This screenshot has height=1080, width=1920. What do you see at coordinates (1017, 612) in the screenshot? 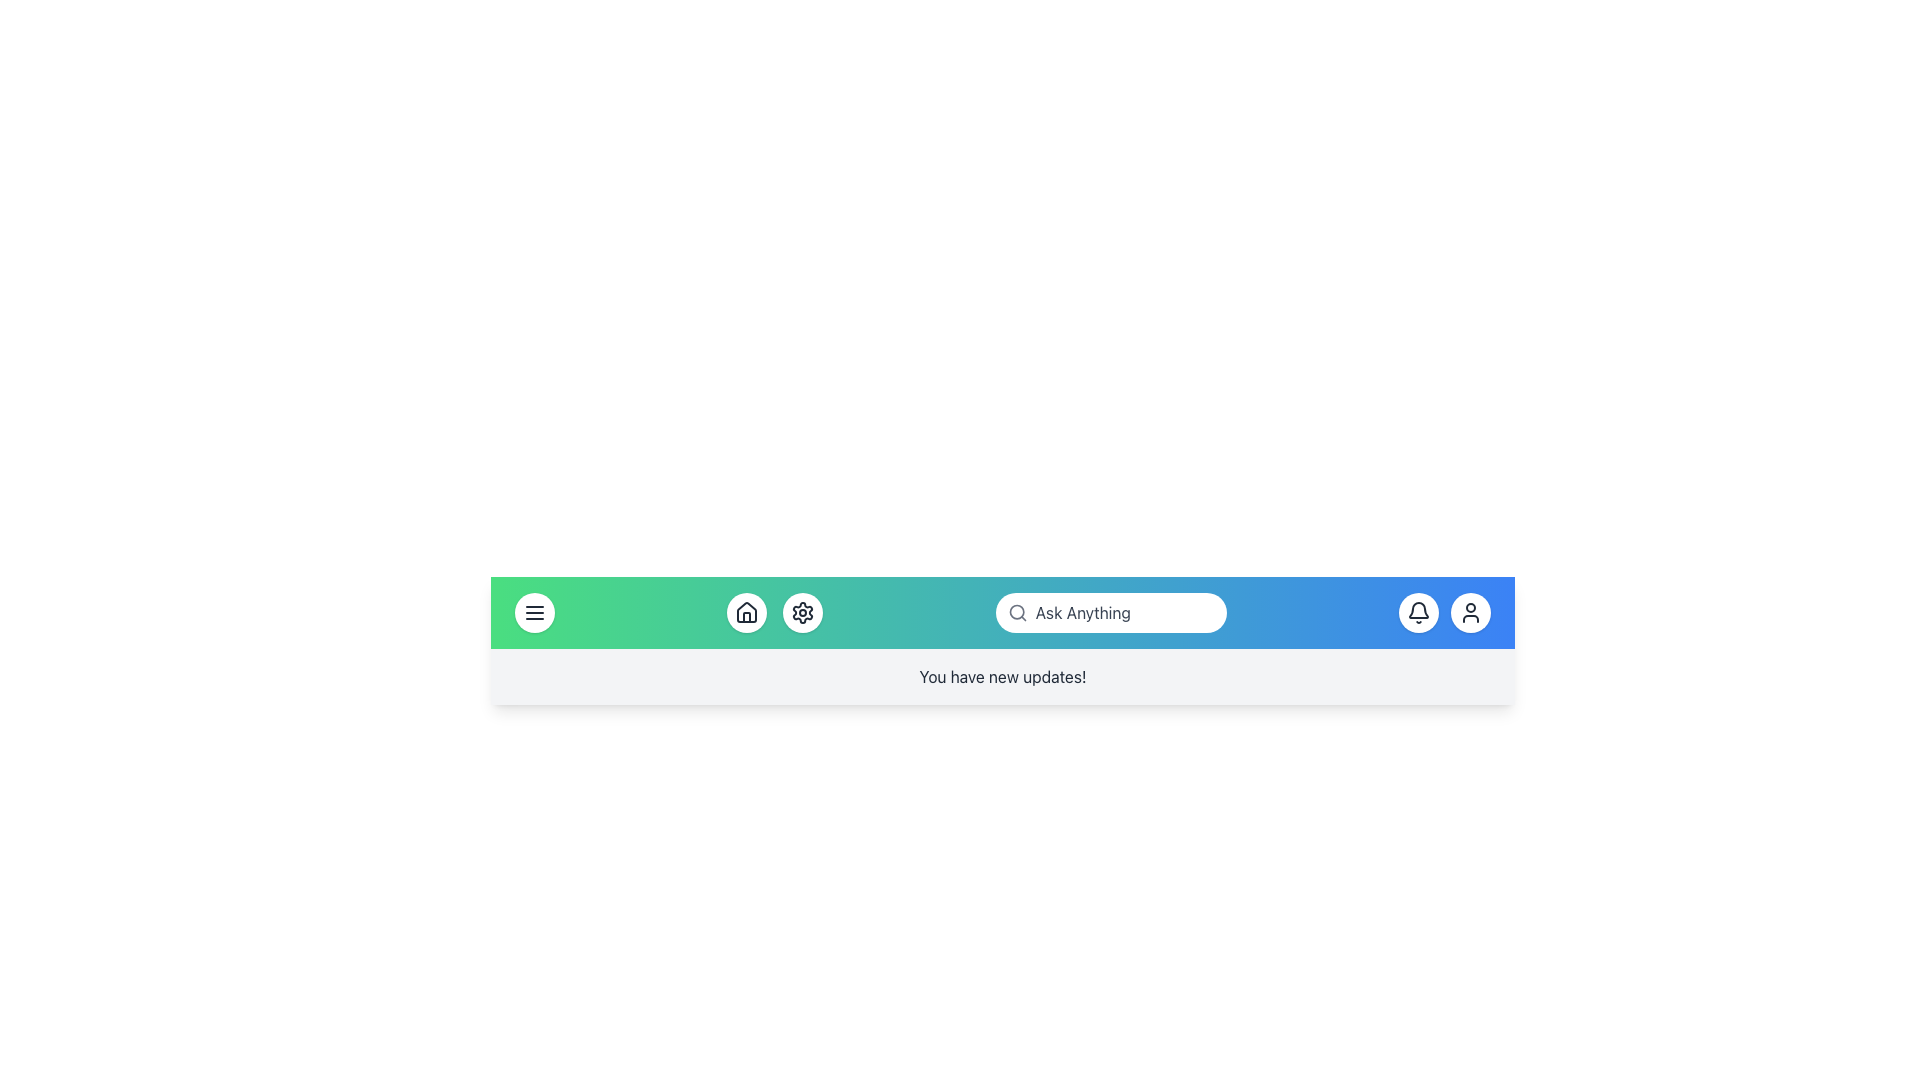
I see `the gray outlined magnifying glass icon located at the leftmost part of the search bar in the top navigation bar` at bounding box center [1017, 612].